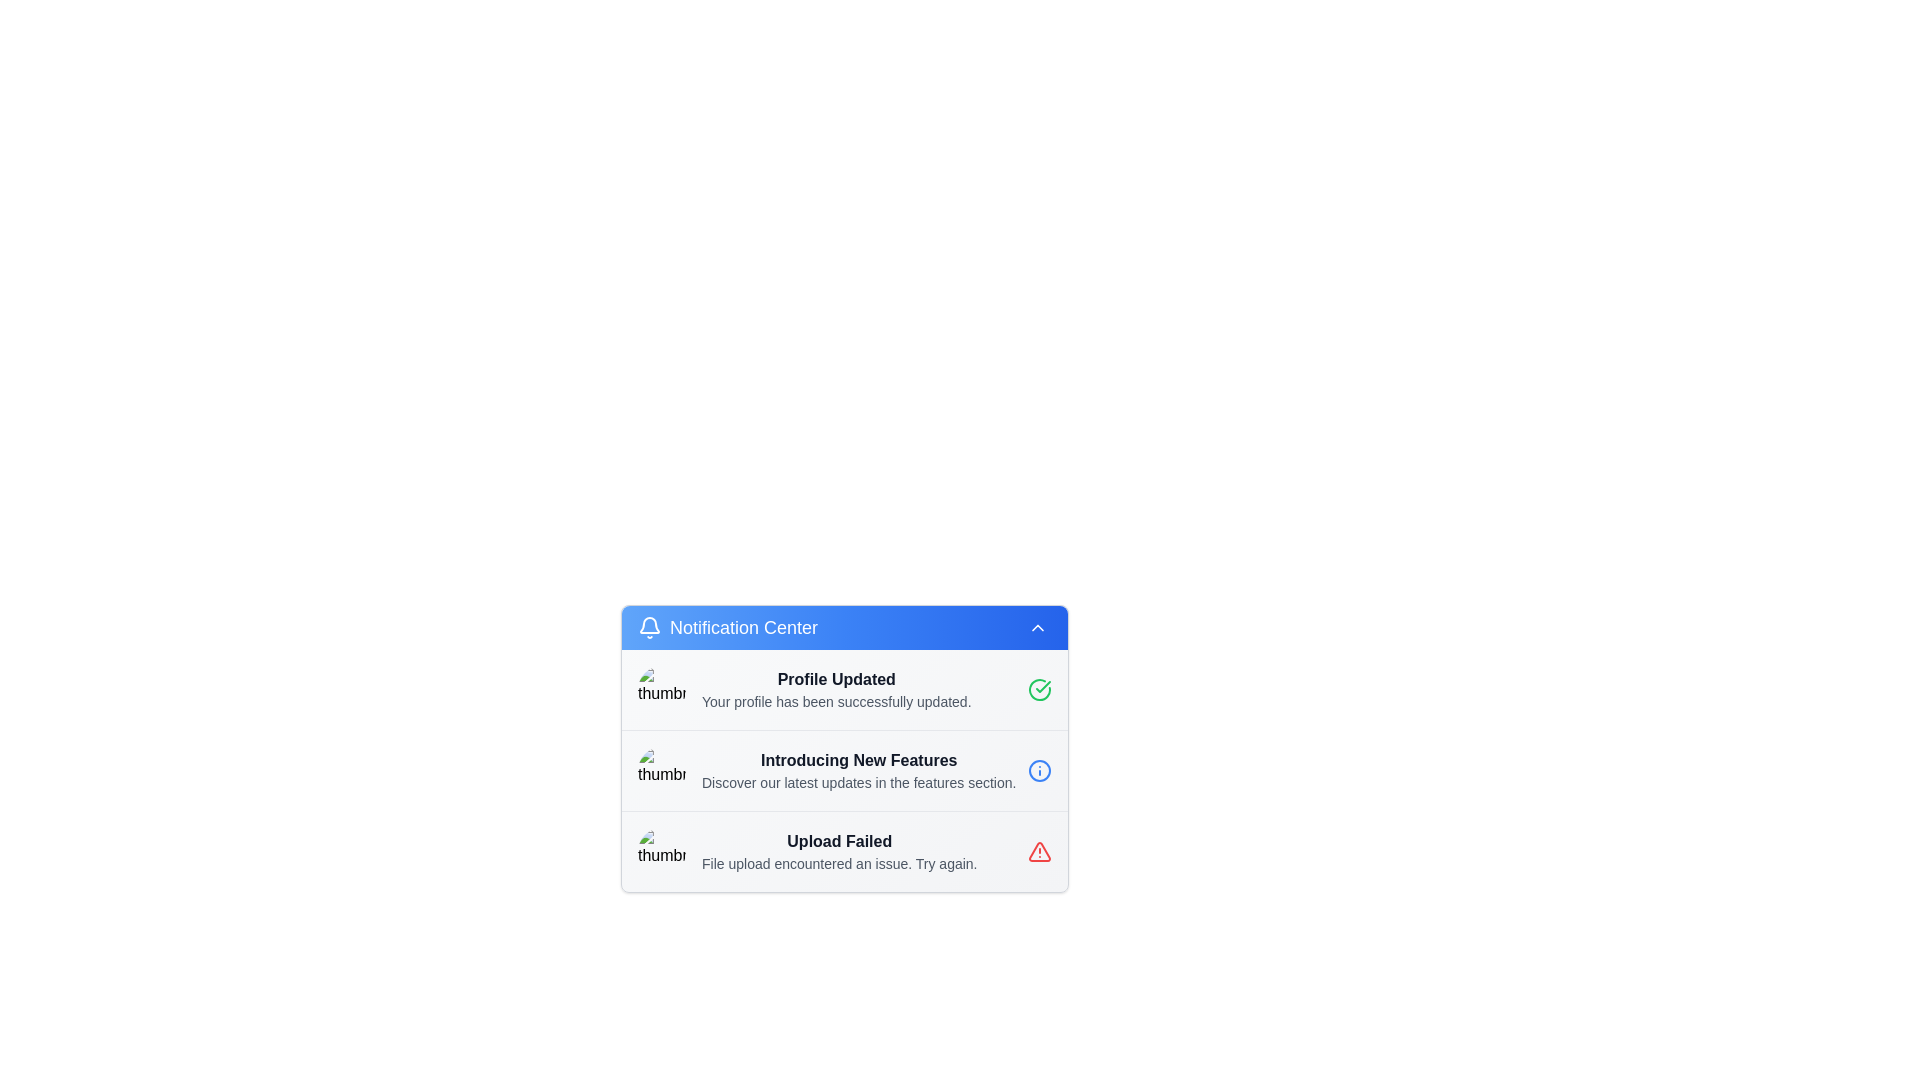 The image size is (1920, 1080). I want to click on the text element that provides additional context below the title 'Introducing New Features' in the notification card, so click(859, 782).